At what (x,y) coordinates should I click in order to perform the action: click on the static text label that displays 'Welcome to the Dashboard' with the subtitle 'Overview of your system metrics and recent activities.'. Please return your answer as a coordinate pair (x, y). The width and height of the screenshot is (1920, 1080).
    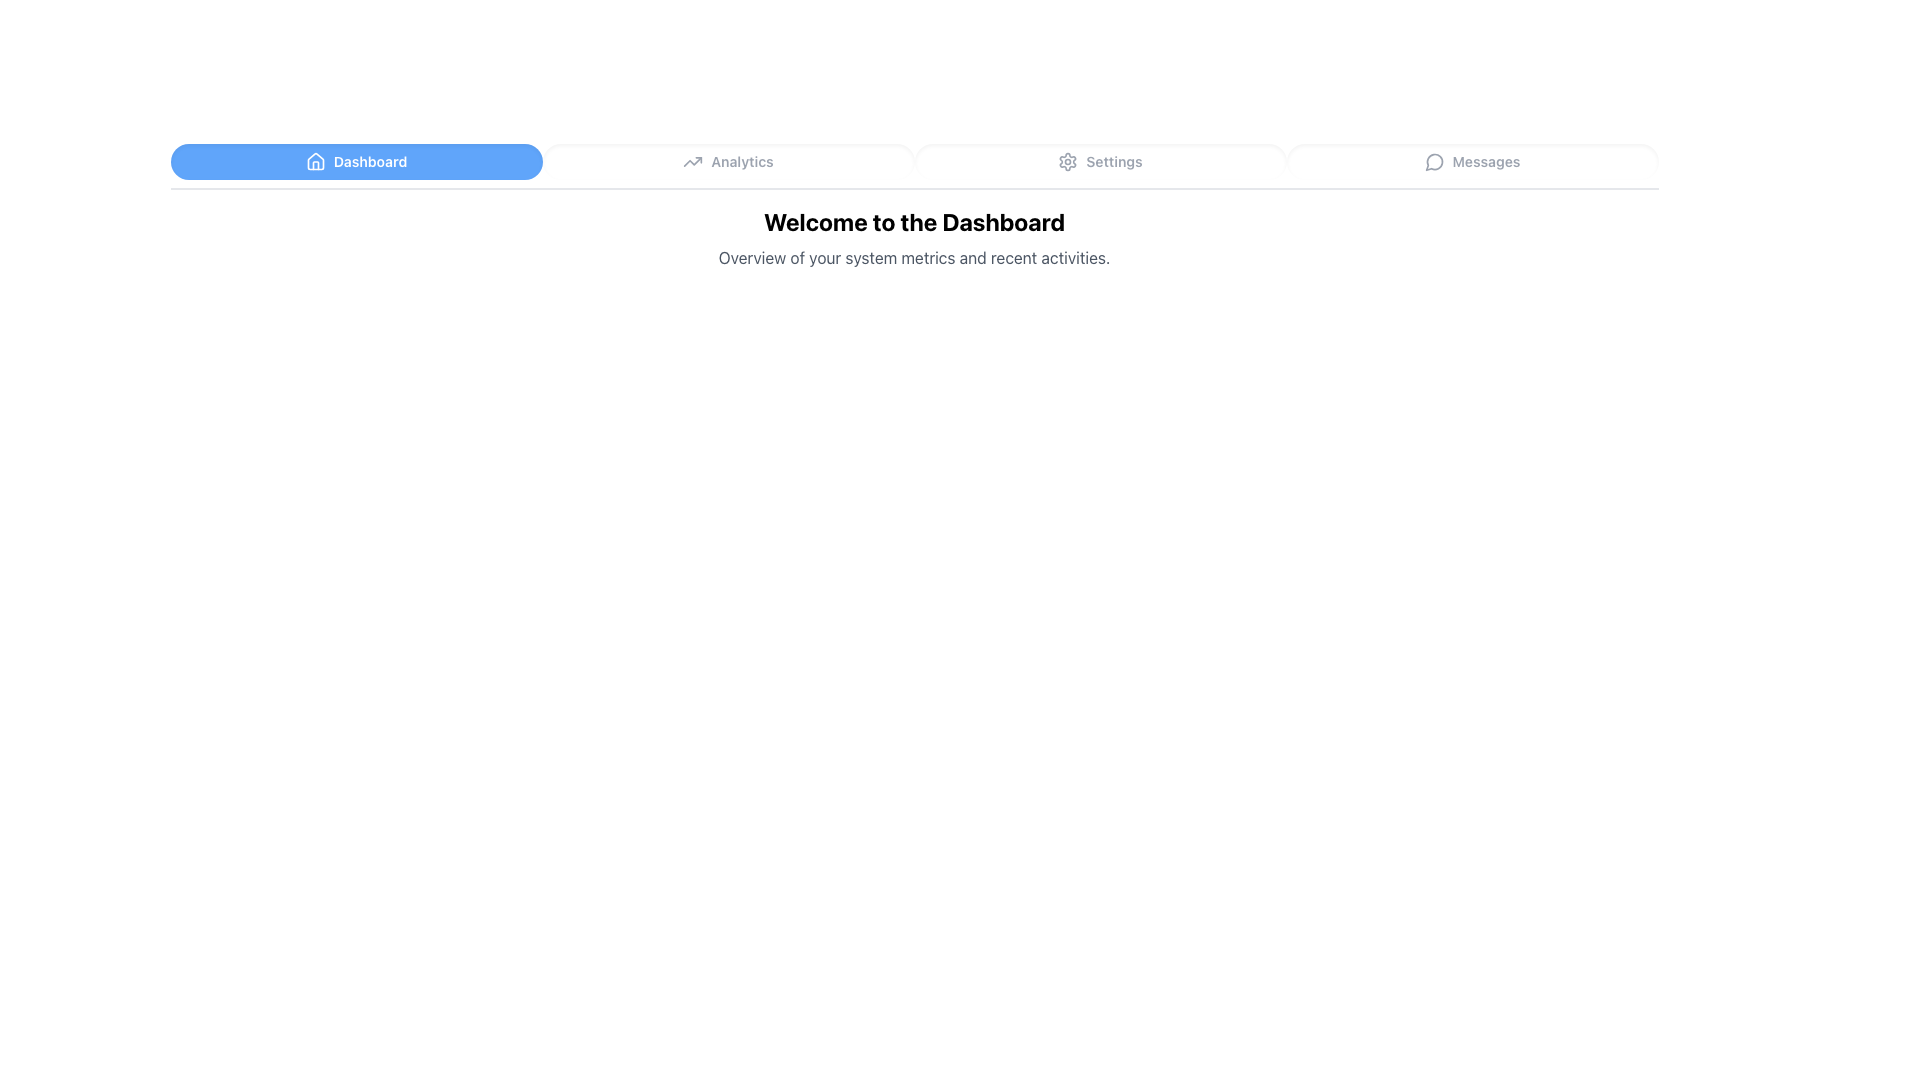
    Looking at the image, I should click on (913, 237).